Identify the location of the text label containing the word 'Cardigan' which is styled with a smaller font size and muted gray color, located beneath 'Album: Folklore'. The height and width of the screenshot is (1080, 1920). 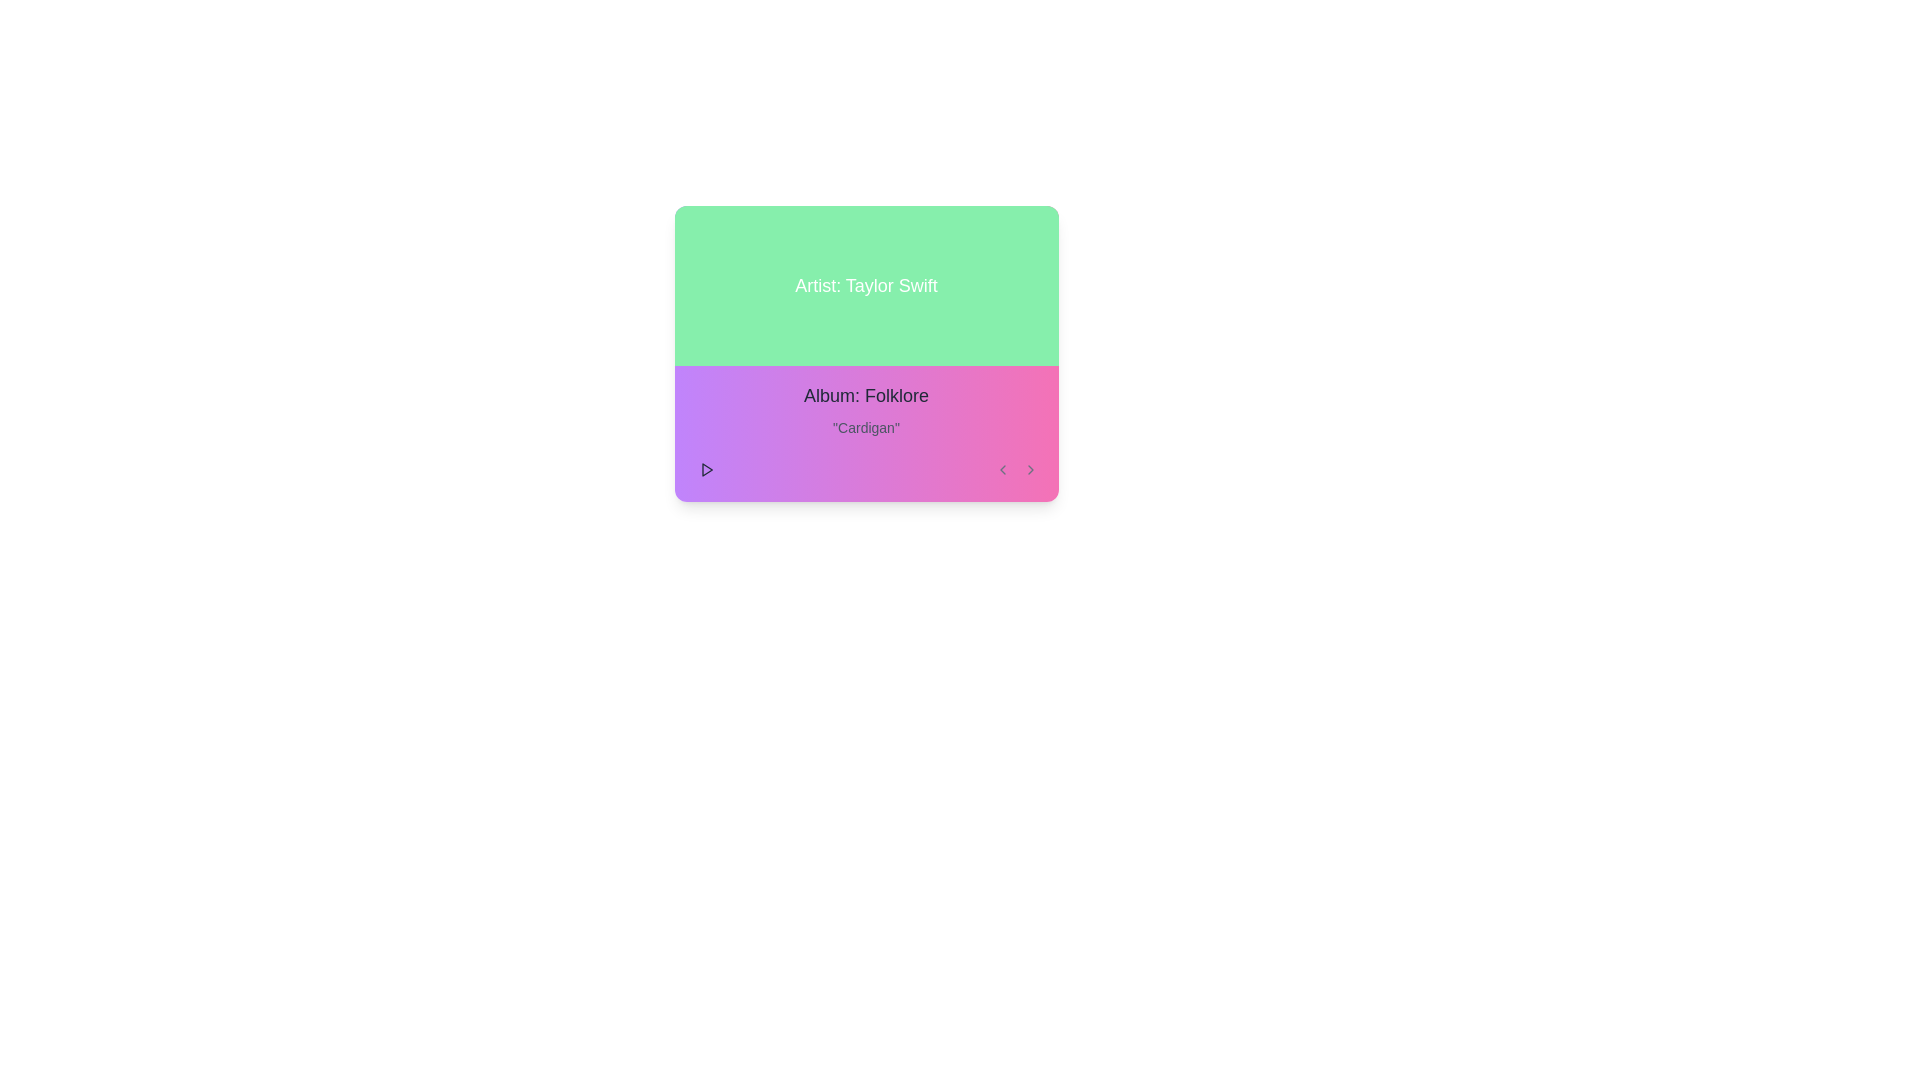
(866, 427).